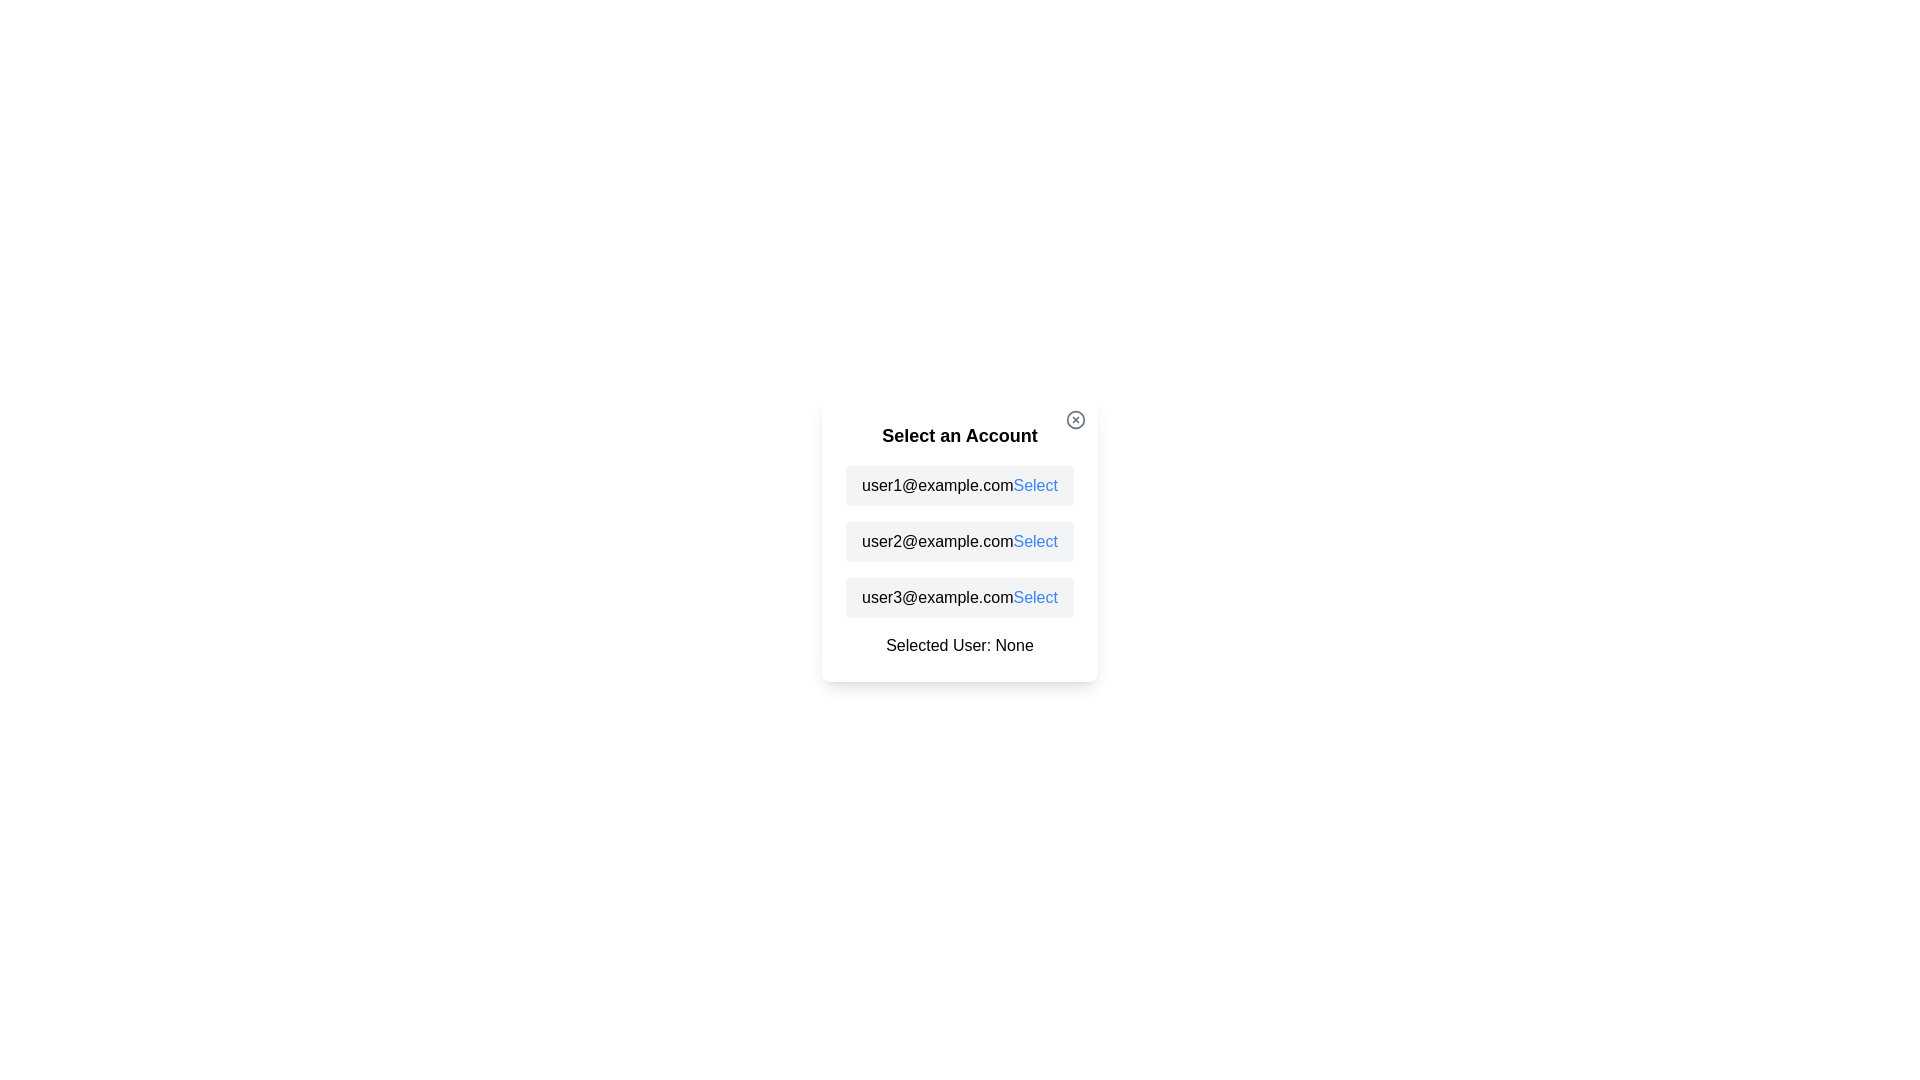 This screenshot has height=1080, width=1920. I want to click on 'Select' button next to the email corresponding to user3@example.com, so click(1035, 596).